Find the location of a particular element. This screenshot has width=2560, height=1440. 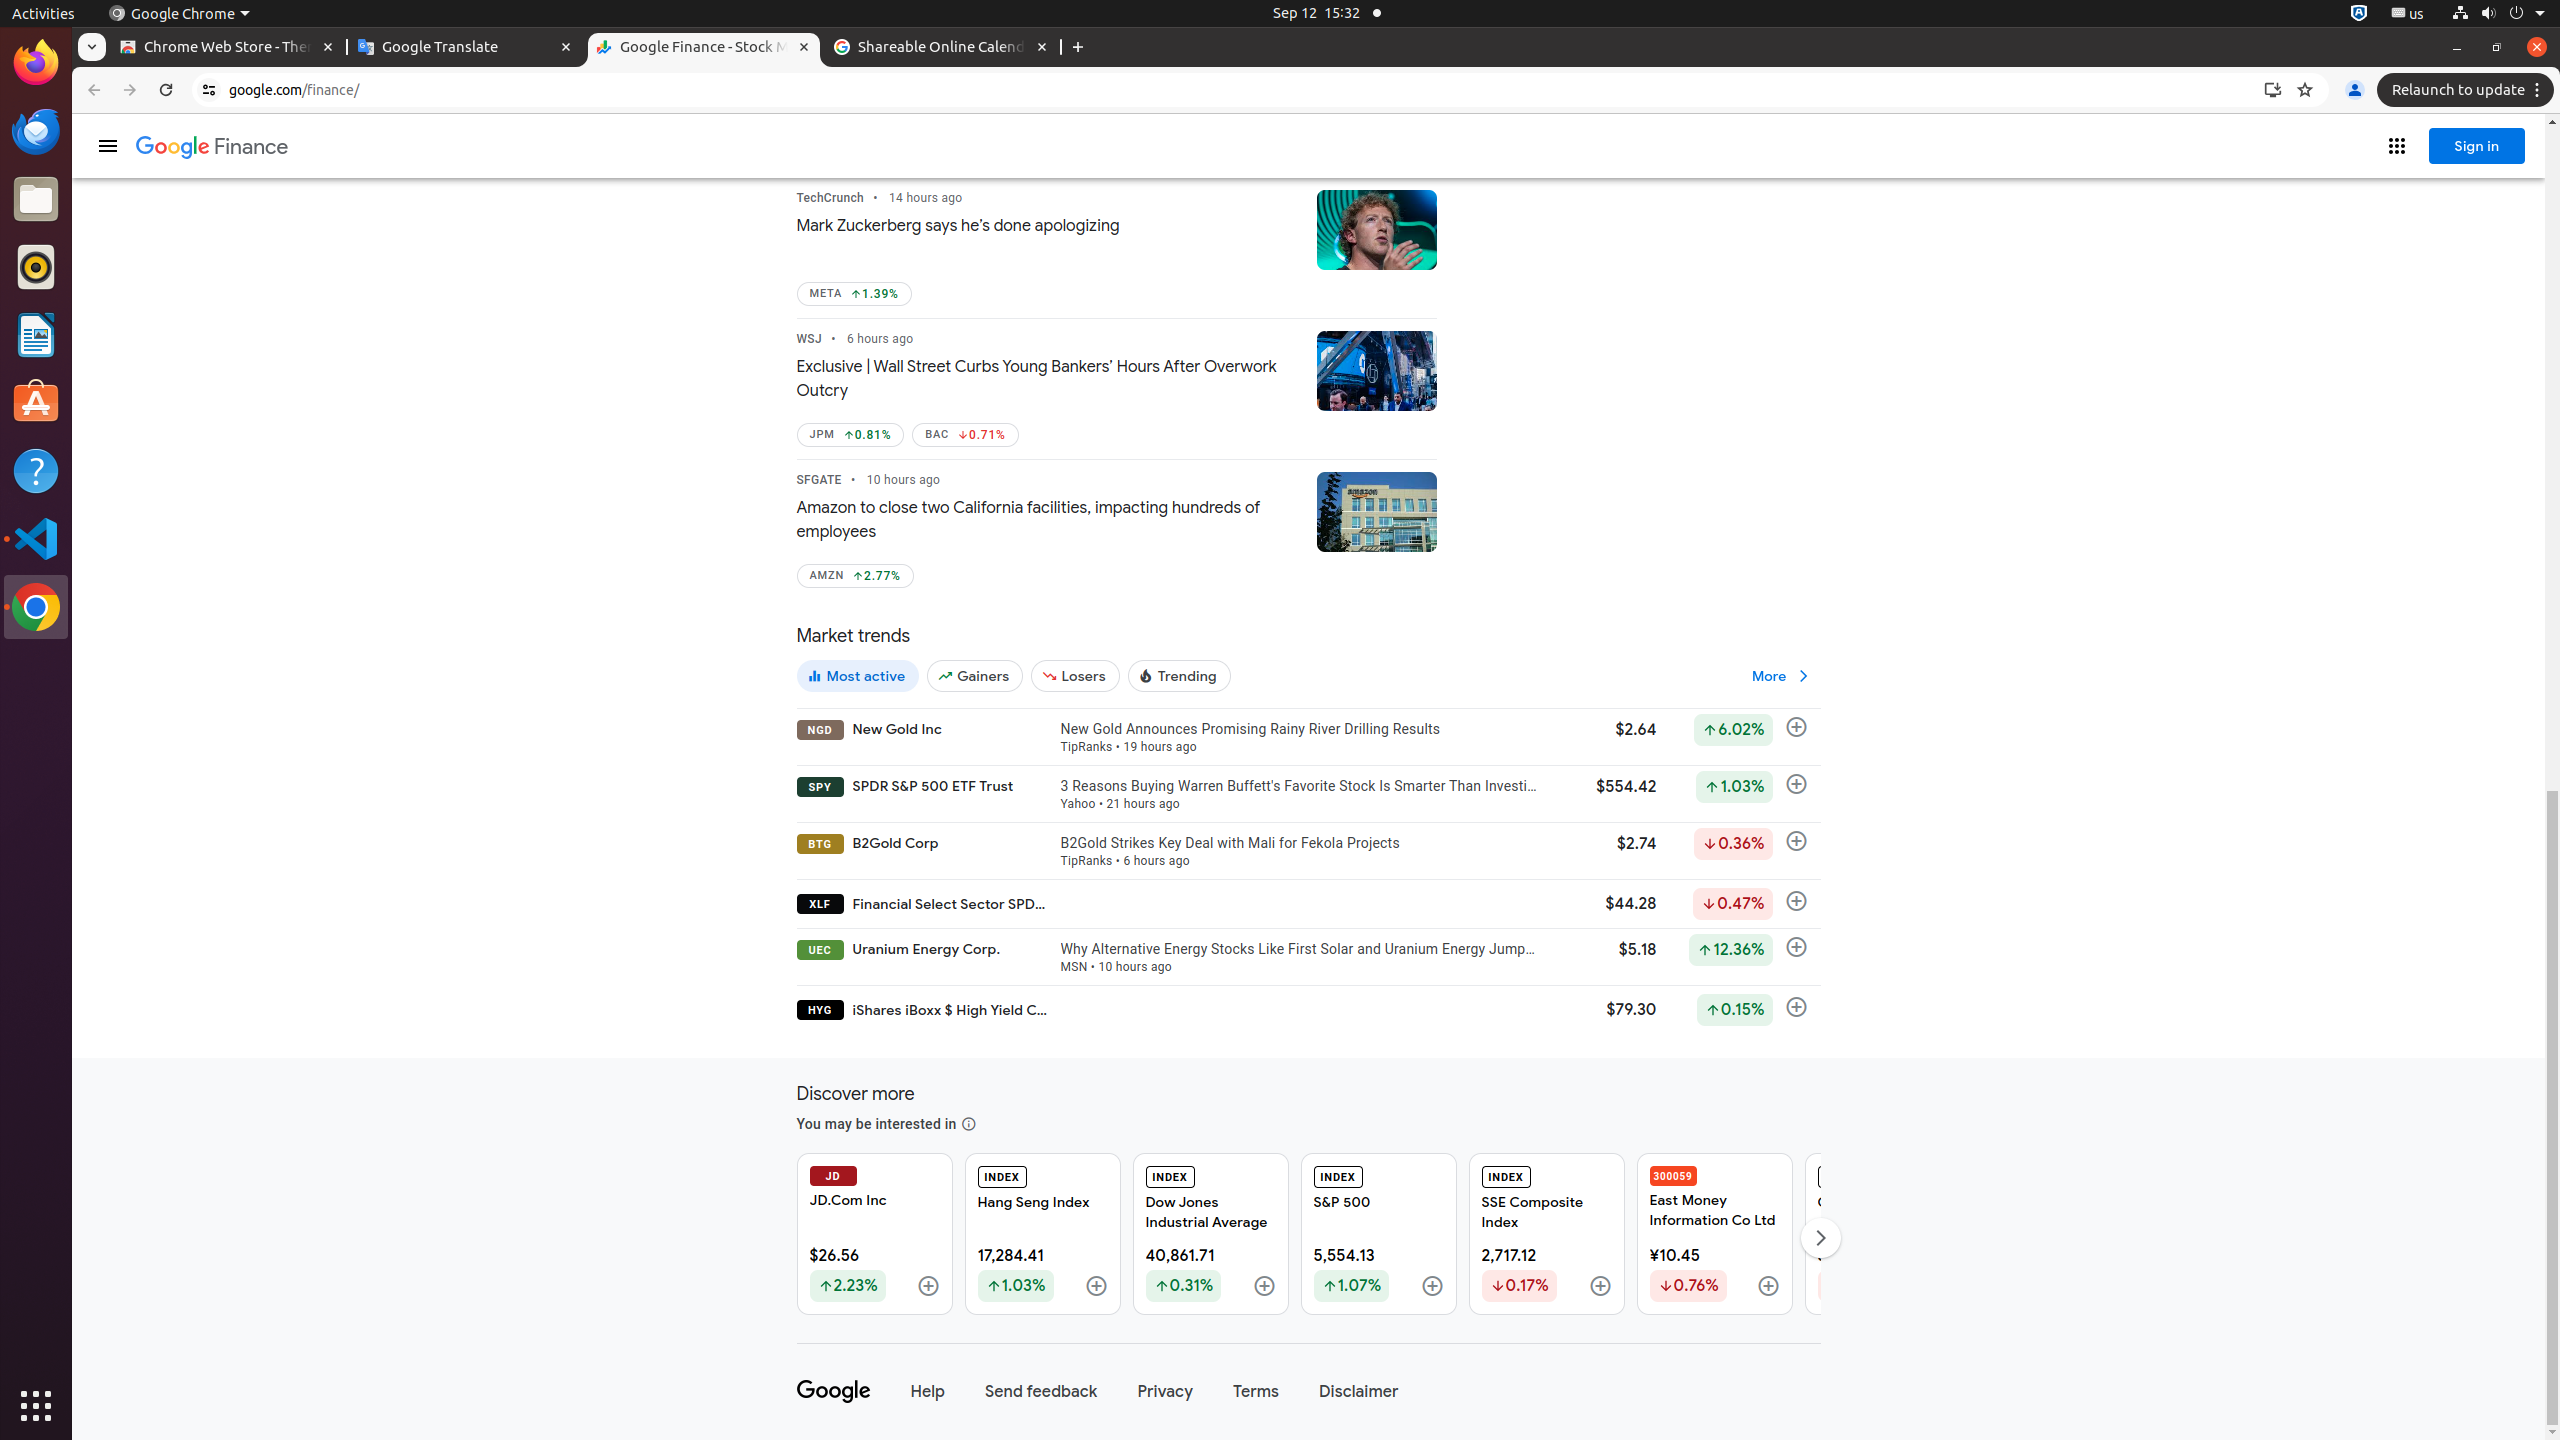

'INDEX Hang Seng Index 17,284.41 Up by 1.03%' is located at coordinates (1041, 1233).